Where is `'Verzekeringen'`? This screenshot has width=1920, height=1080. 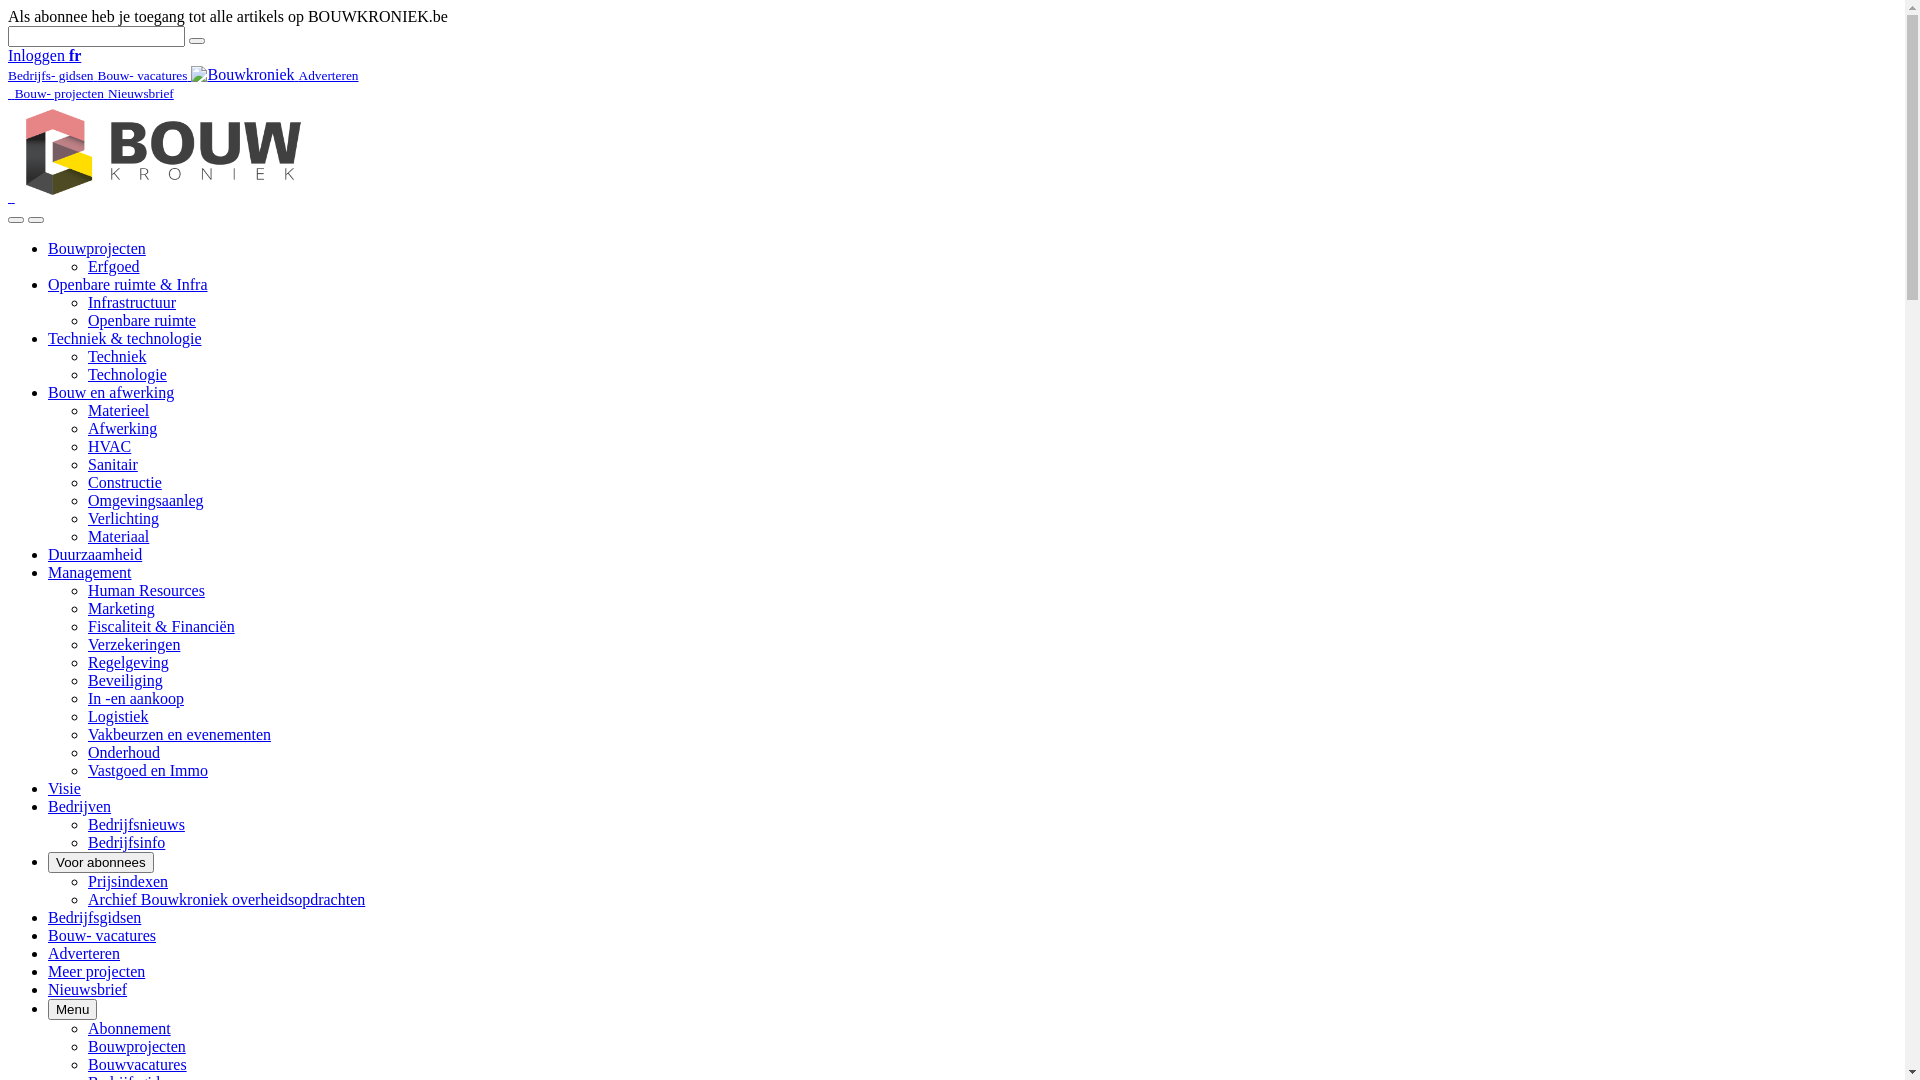
'Verzekeringen' is located at coordinates (133, 644).